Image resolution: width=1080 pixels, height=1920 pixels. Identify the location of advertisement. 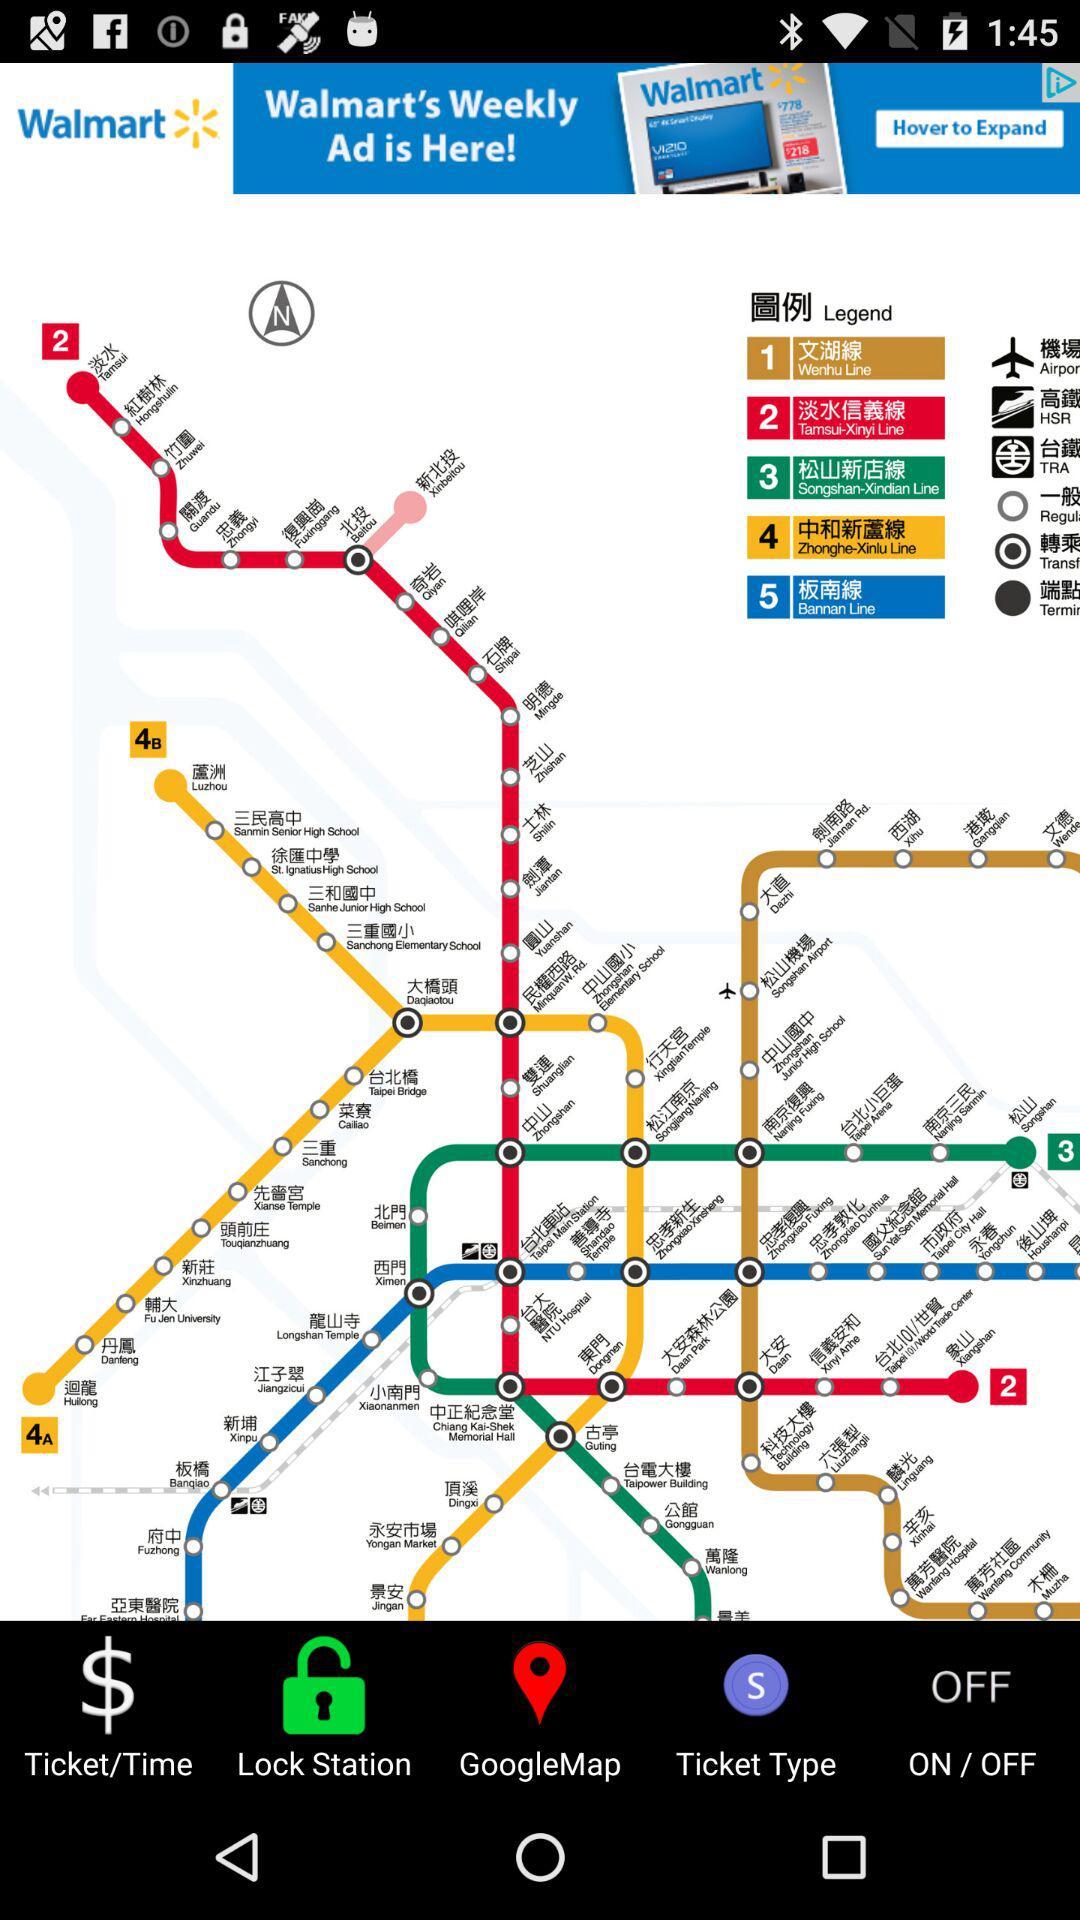
(540, 127).